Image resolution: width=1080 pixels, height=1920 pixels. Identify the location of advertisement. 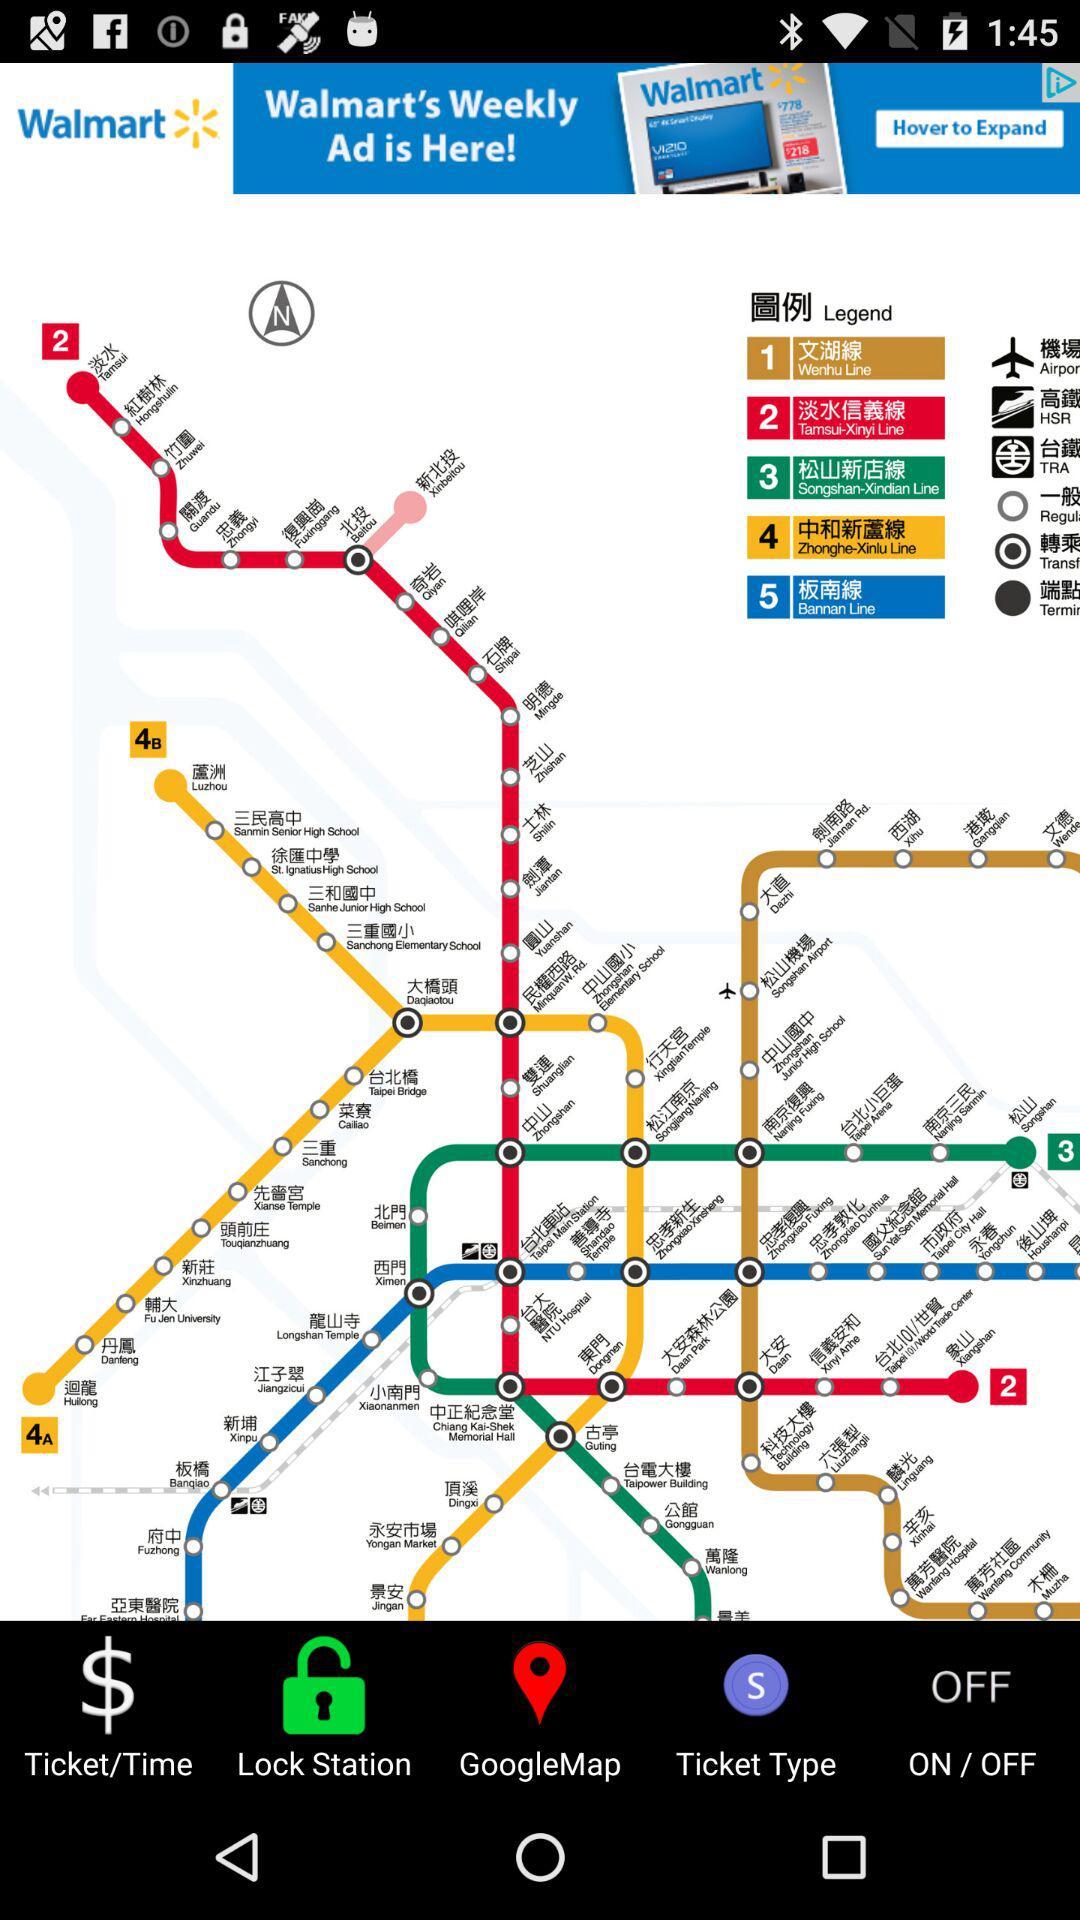
(540, 127).